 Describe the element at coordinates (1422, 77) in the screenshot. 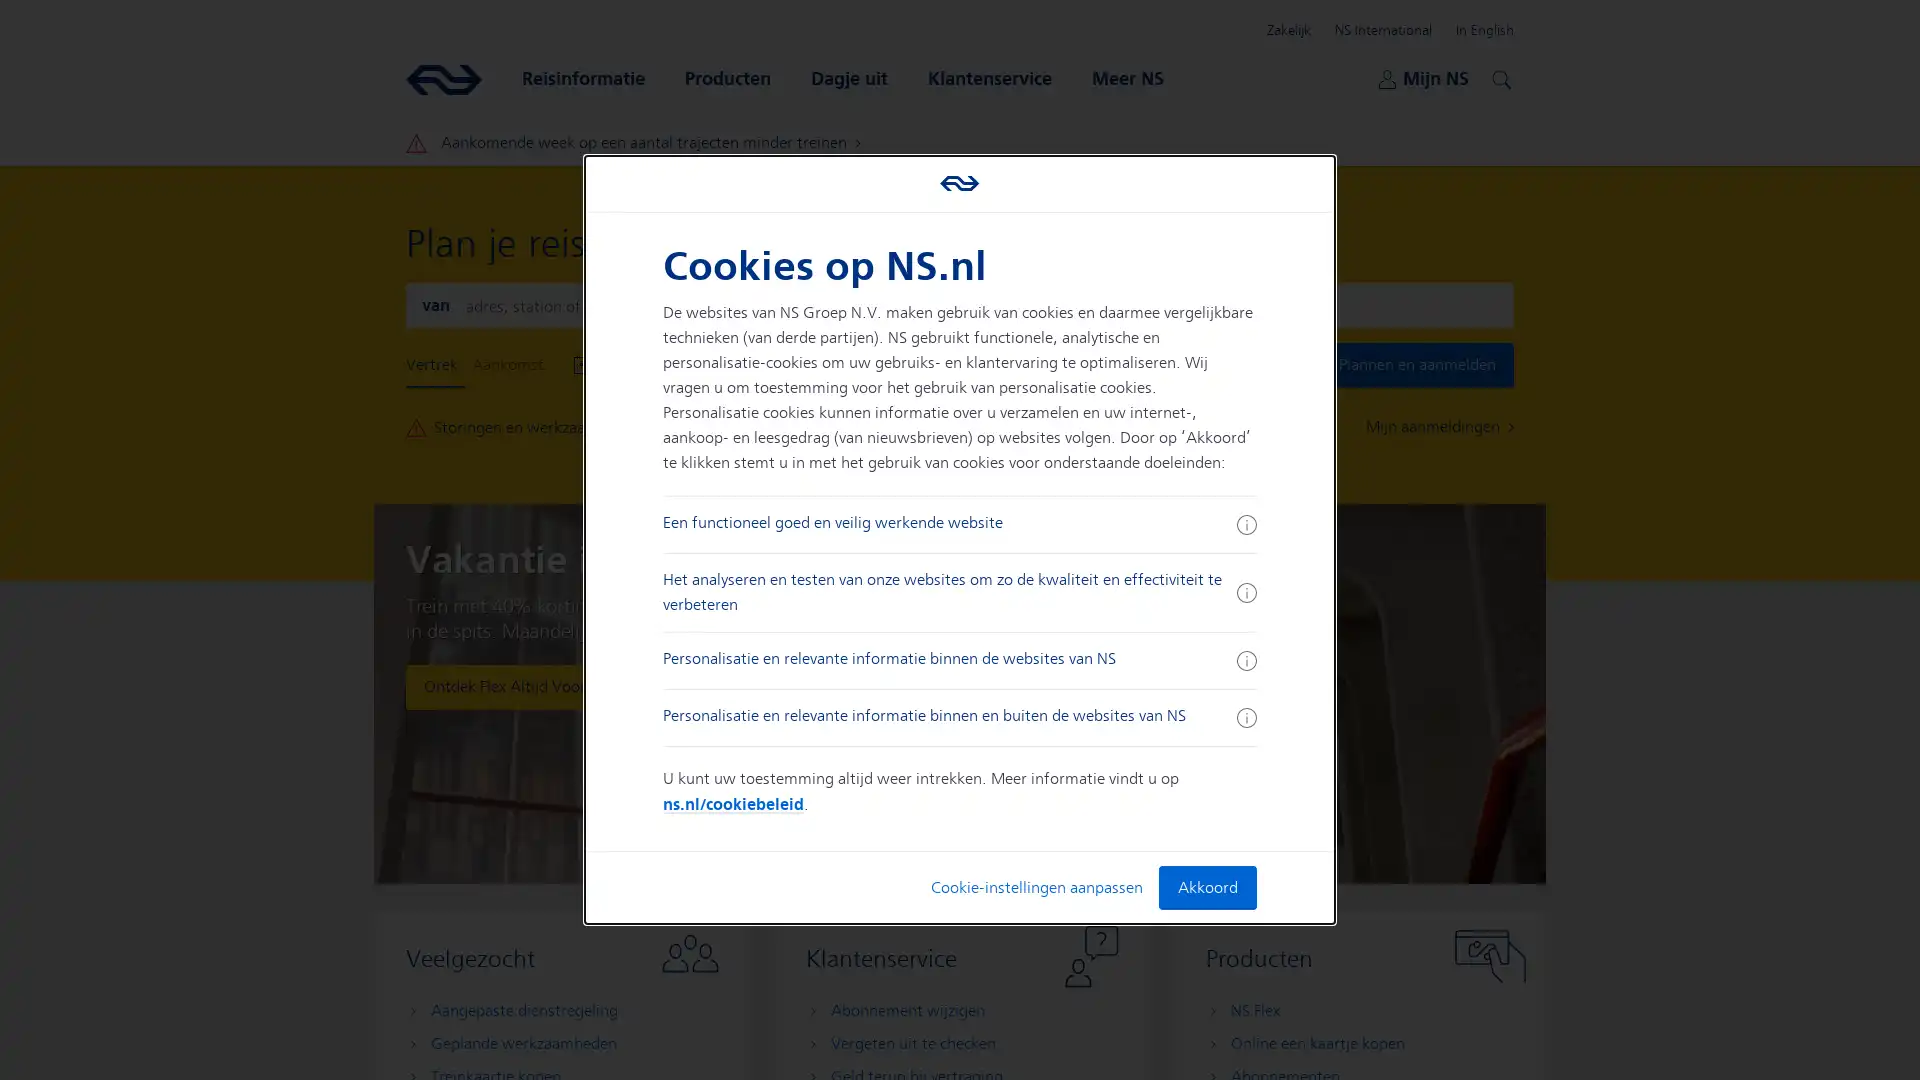

I see `Mijn NS Open submenu` at that location.